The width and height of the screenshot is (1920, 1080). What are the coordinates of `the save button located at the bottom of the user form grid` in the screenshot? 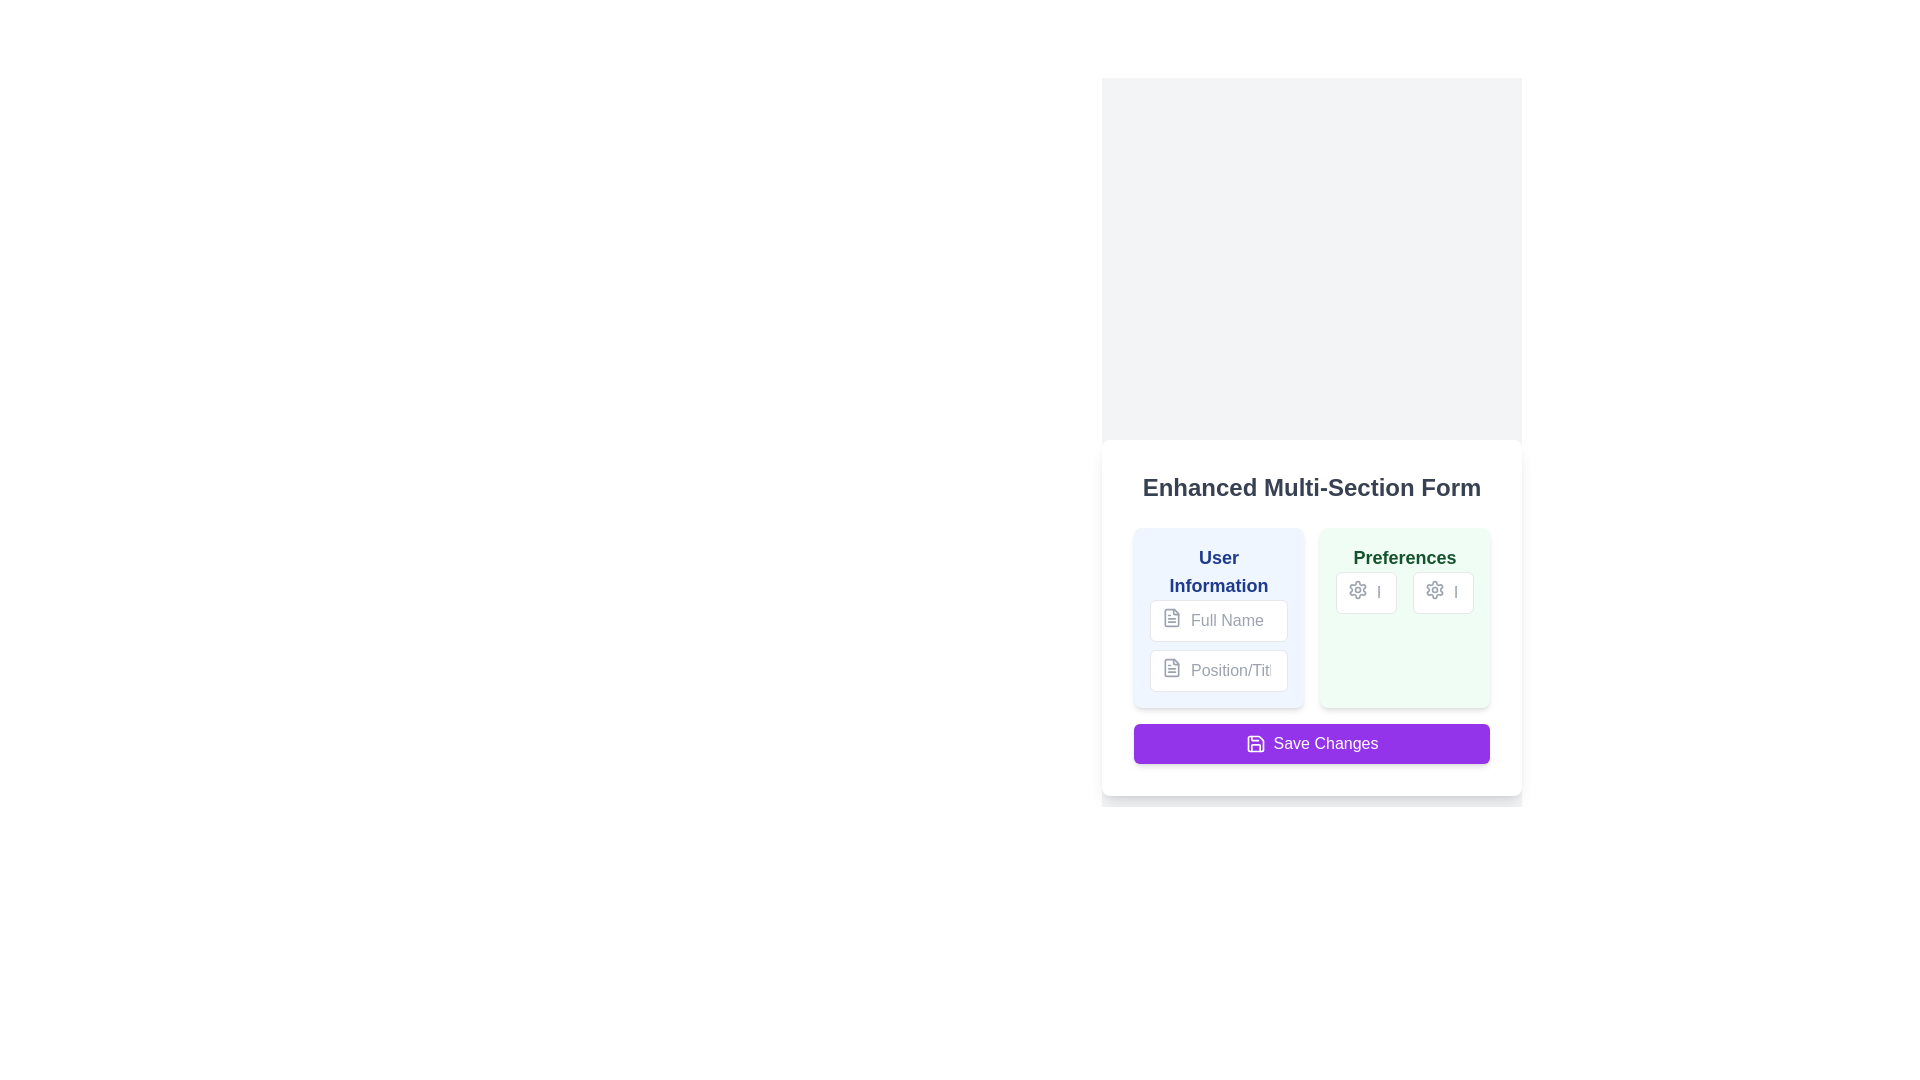 It's located at (1311, 744).